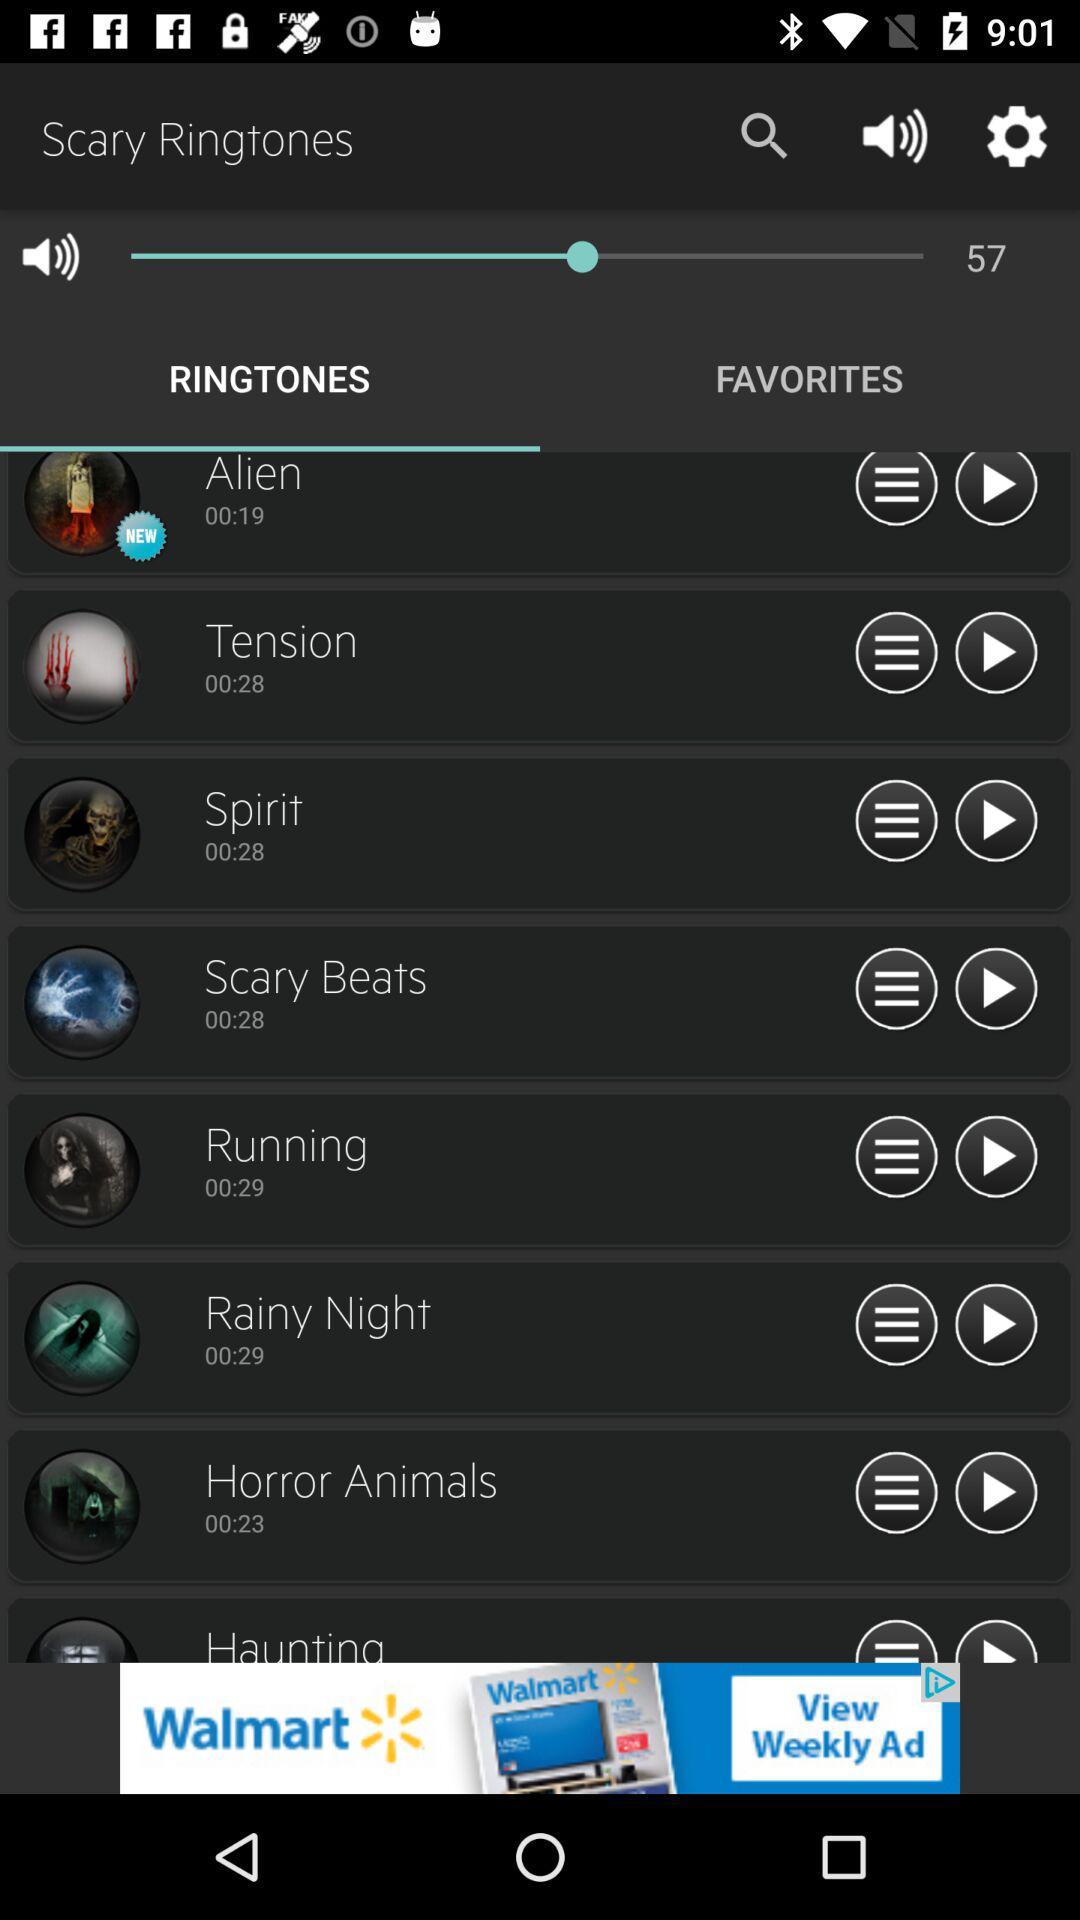 This screenshot has width=1080, height=1920. Describe the element at coordinates (895, 653) in the screenshot. I see `more info` at that location.